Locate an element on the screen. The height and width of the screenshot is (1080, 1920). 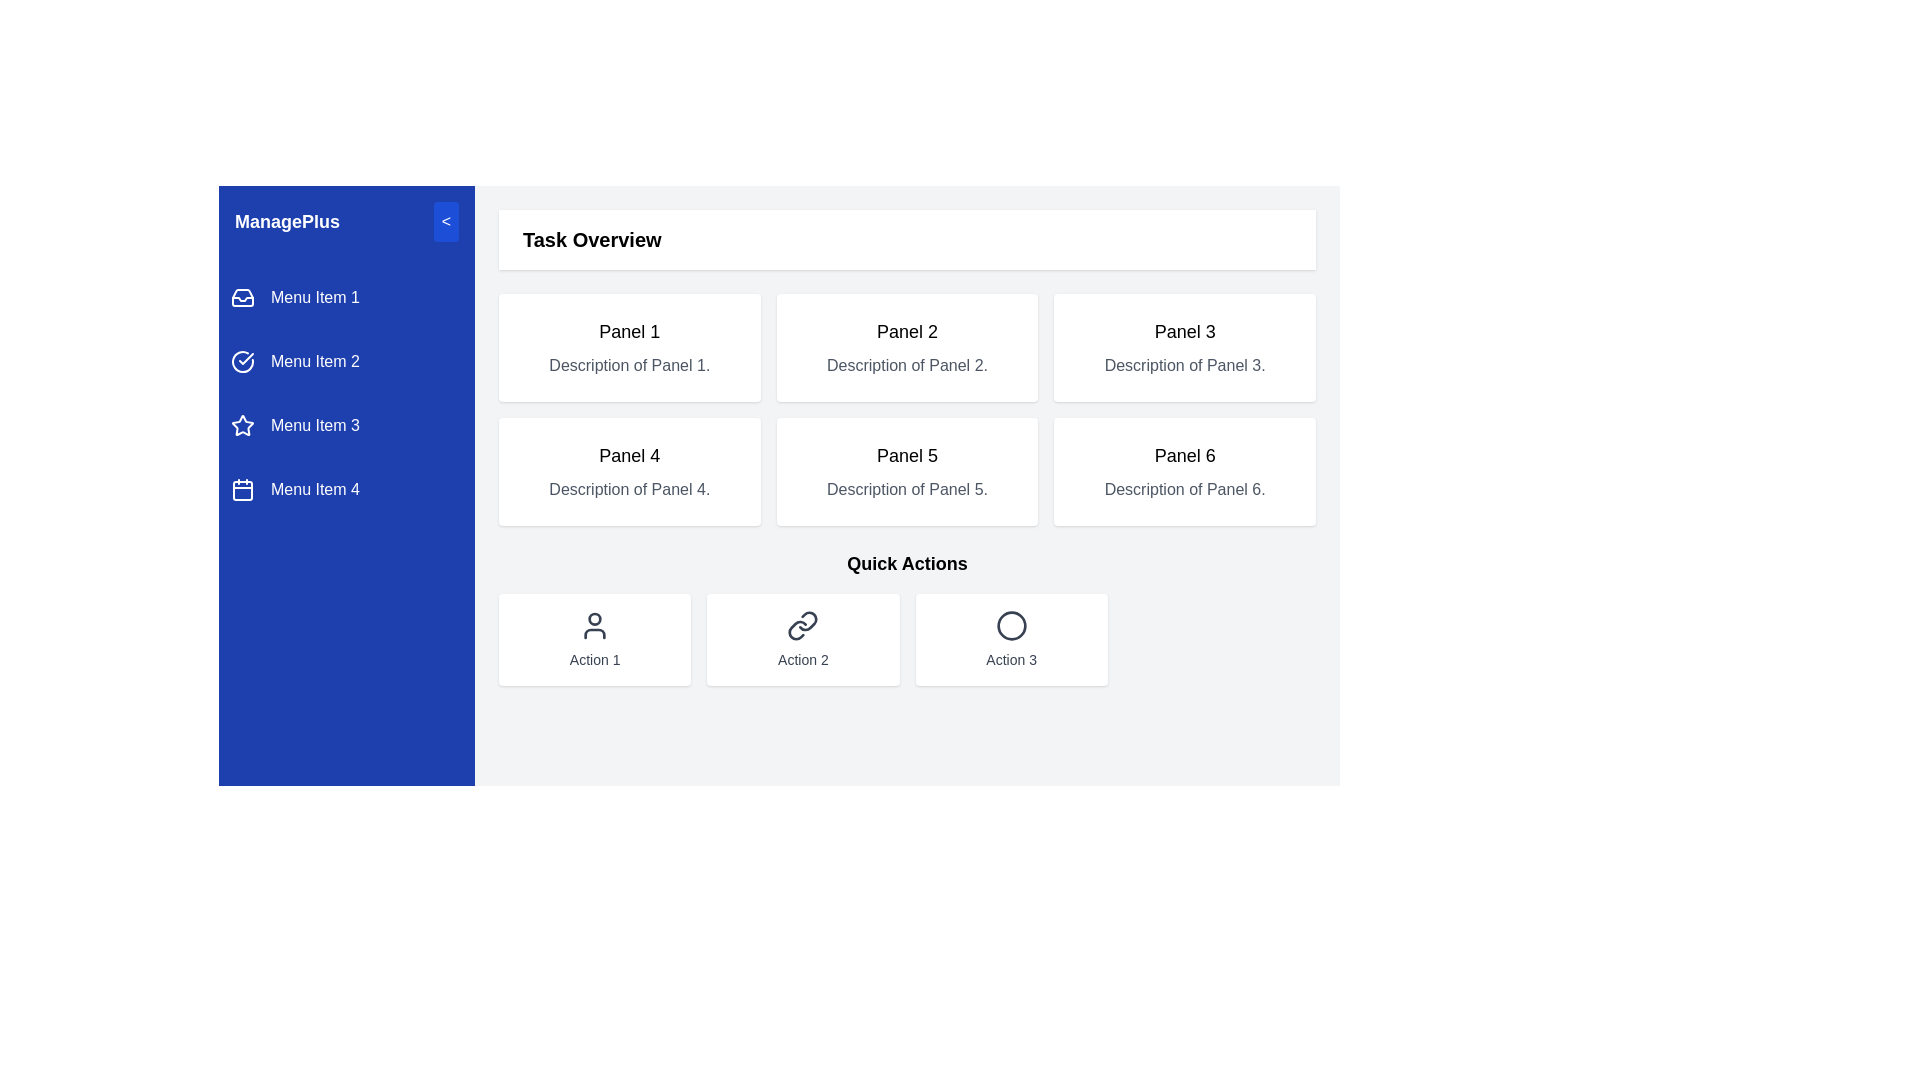
the text label displaying 'Description of Panel 5' styled in gray, located directly below the 'Panel 5' header within the white panel of the fifth grid panel is located at coordinates (906, 489).